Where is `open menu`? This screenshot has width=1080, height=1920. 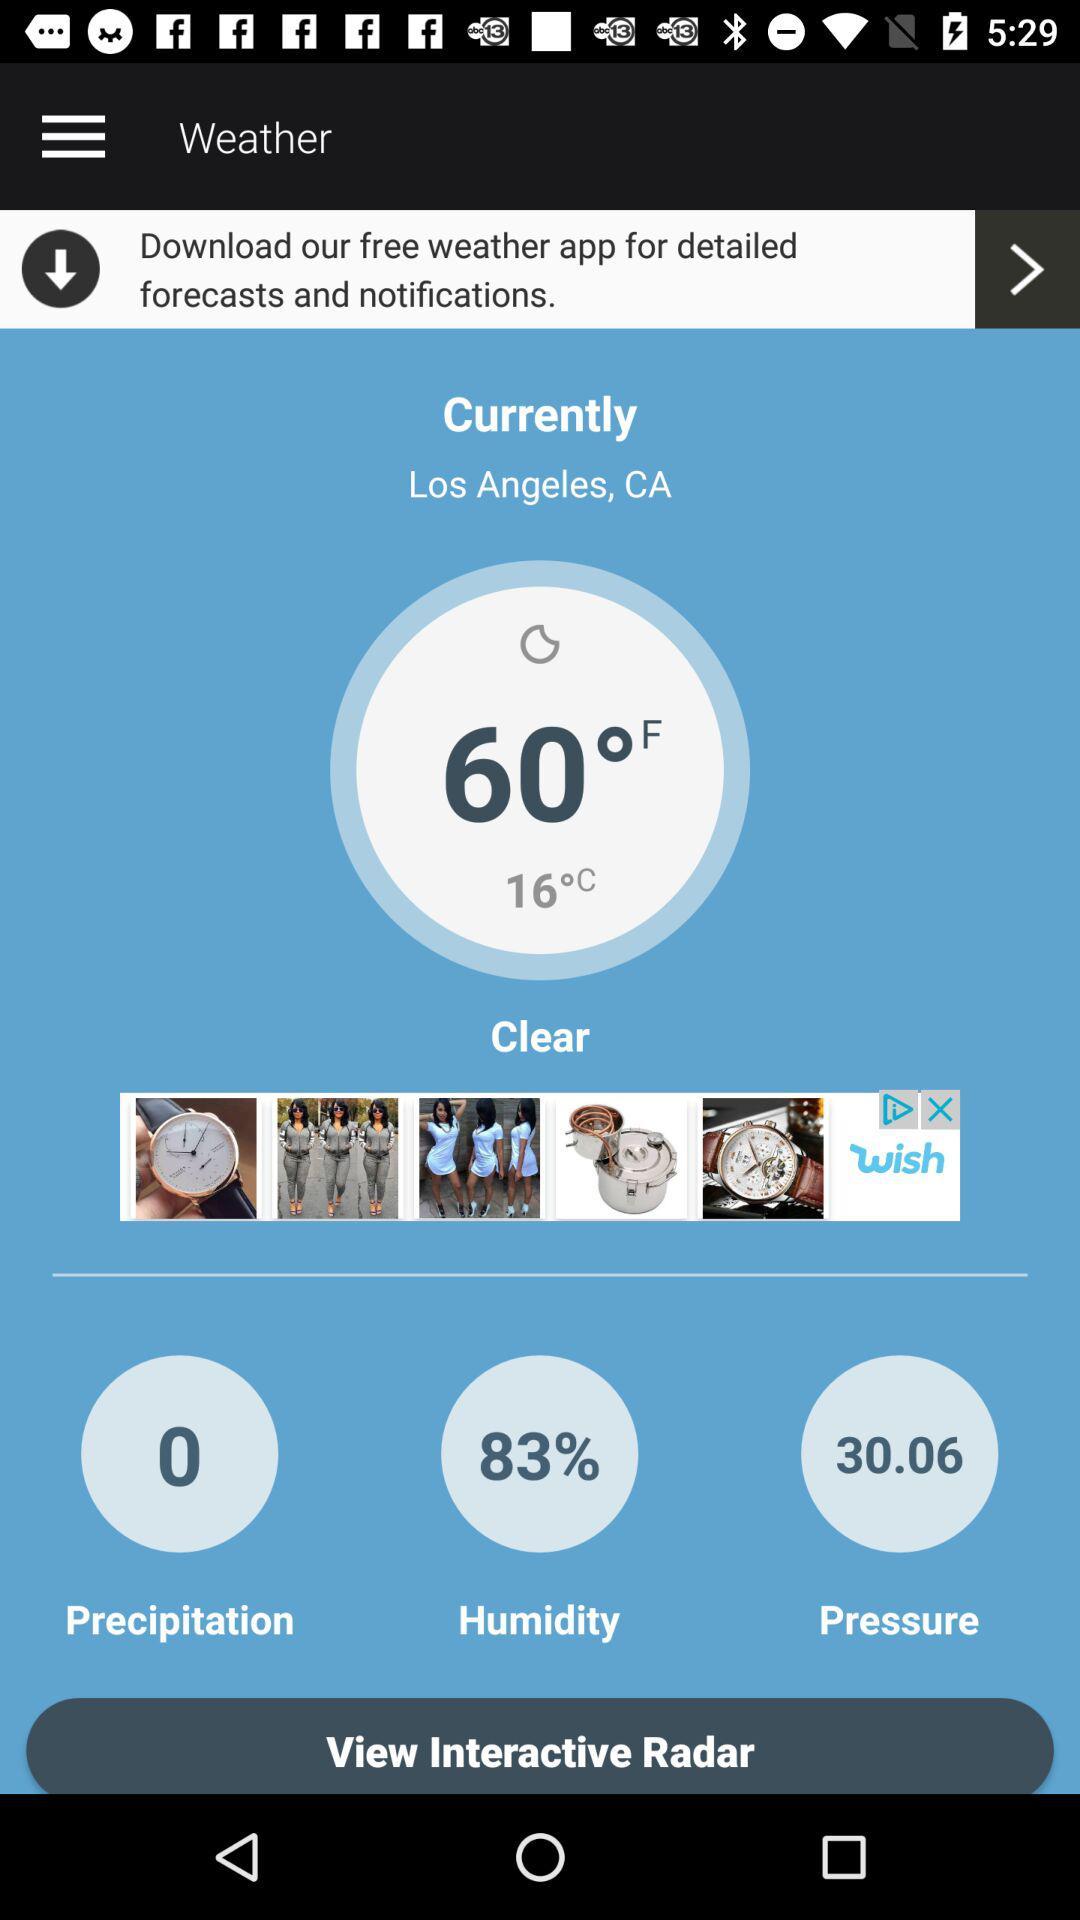 open menu is located at coordinates (72, 135).